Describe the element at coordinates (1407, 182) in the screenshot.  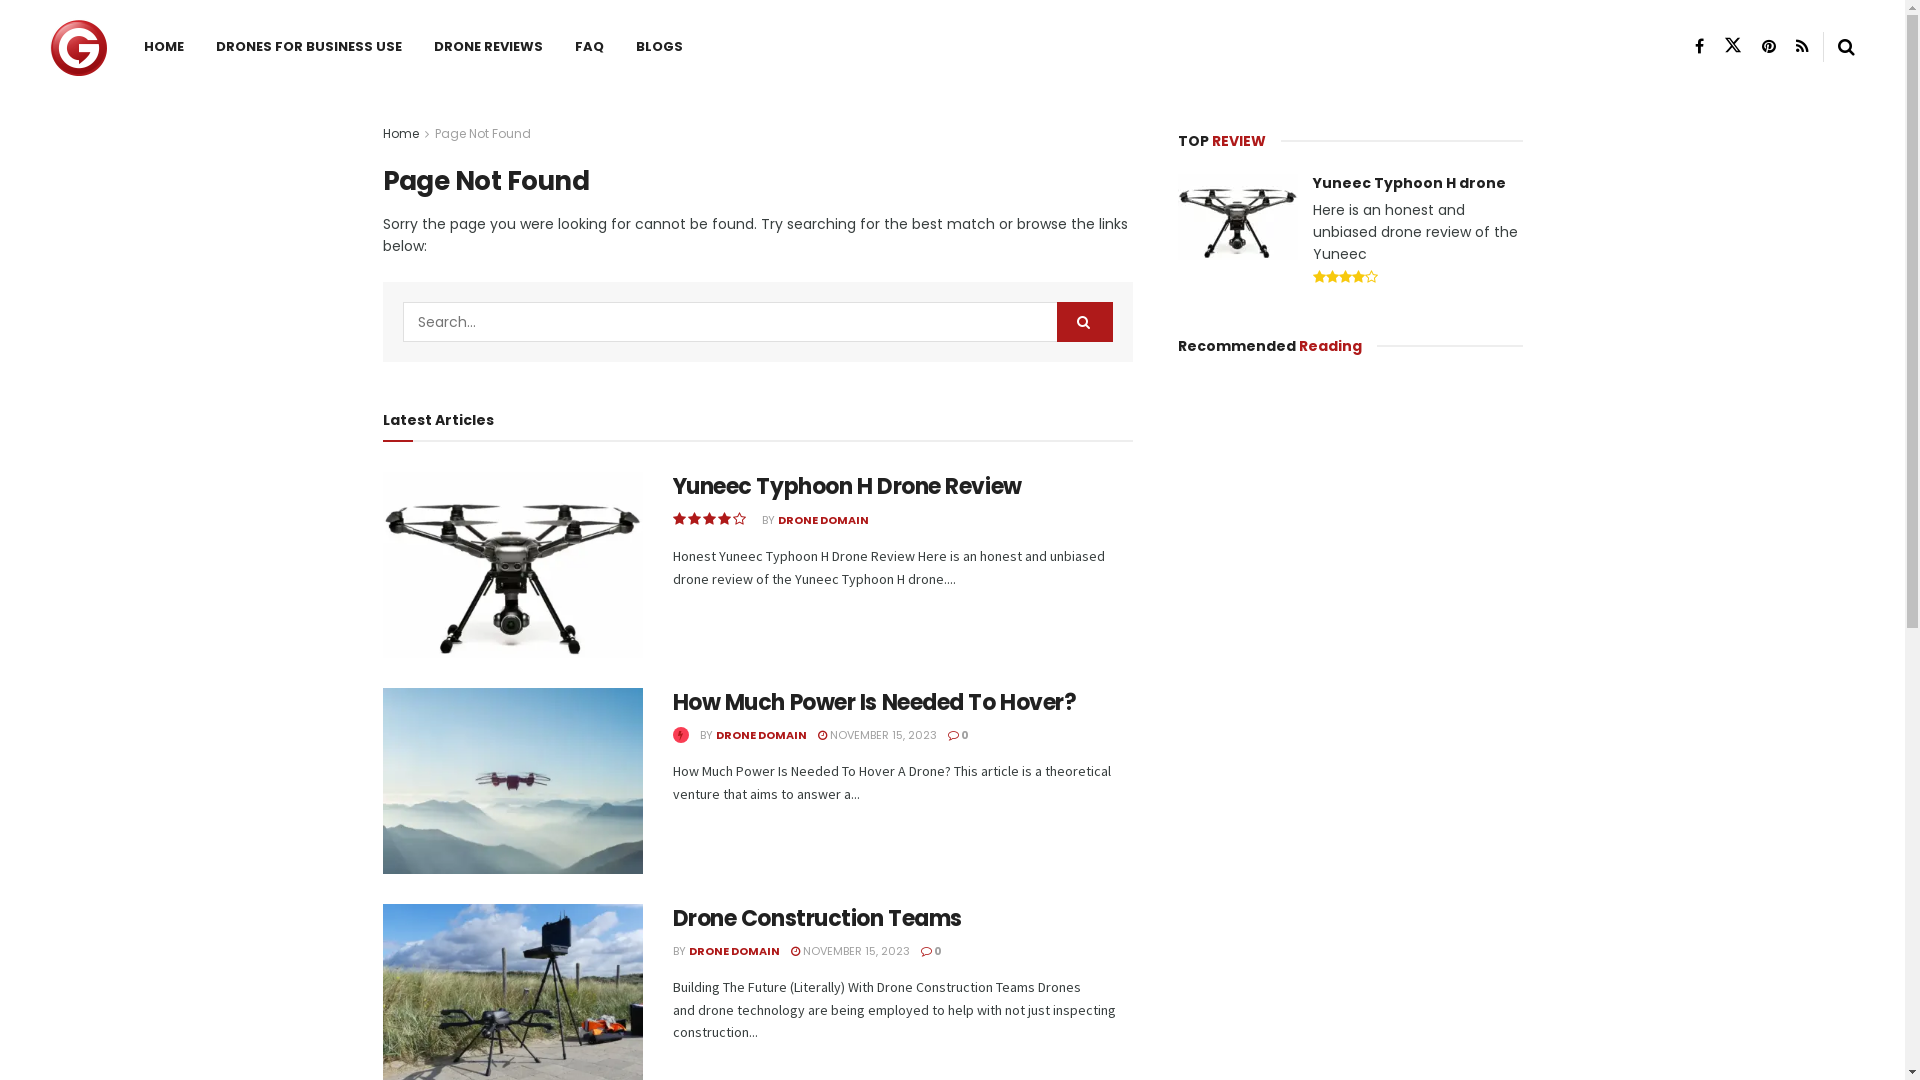
I see `'Yuneec Typhoon H drone'` at that location.